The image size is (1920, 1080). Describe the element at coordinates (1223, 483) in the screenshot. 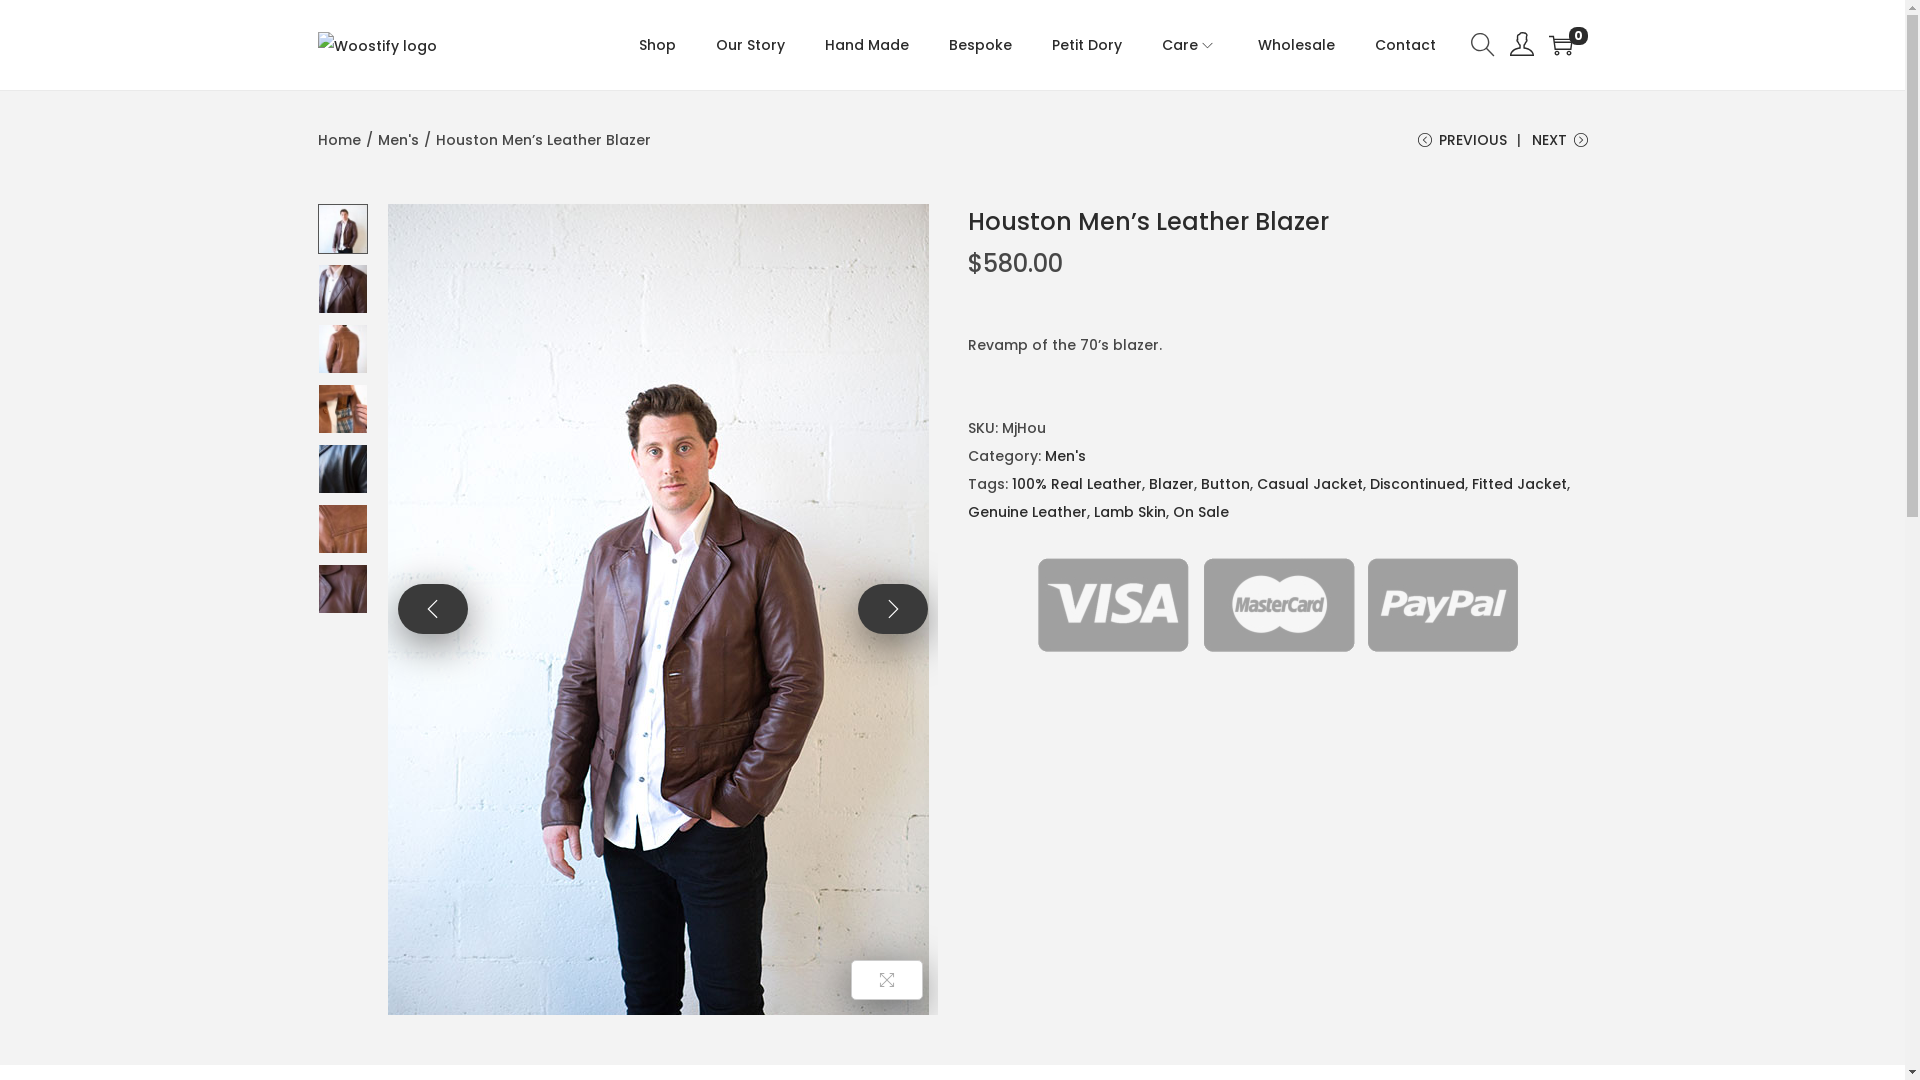

I see `'Button'` at that location.